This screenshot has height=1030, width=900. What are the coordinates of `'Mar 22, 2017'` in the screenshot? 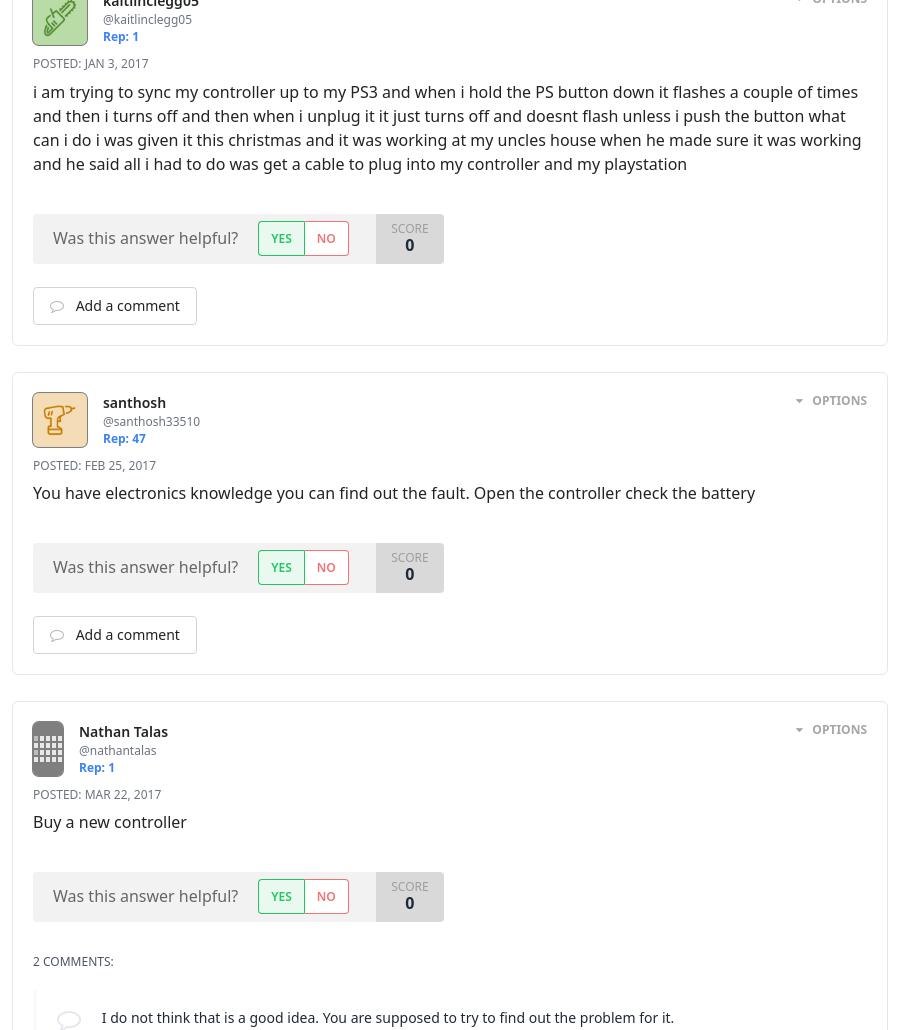 It's located at (82, 793).